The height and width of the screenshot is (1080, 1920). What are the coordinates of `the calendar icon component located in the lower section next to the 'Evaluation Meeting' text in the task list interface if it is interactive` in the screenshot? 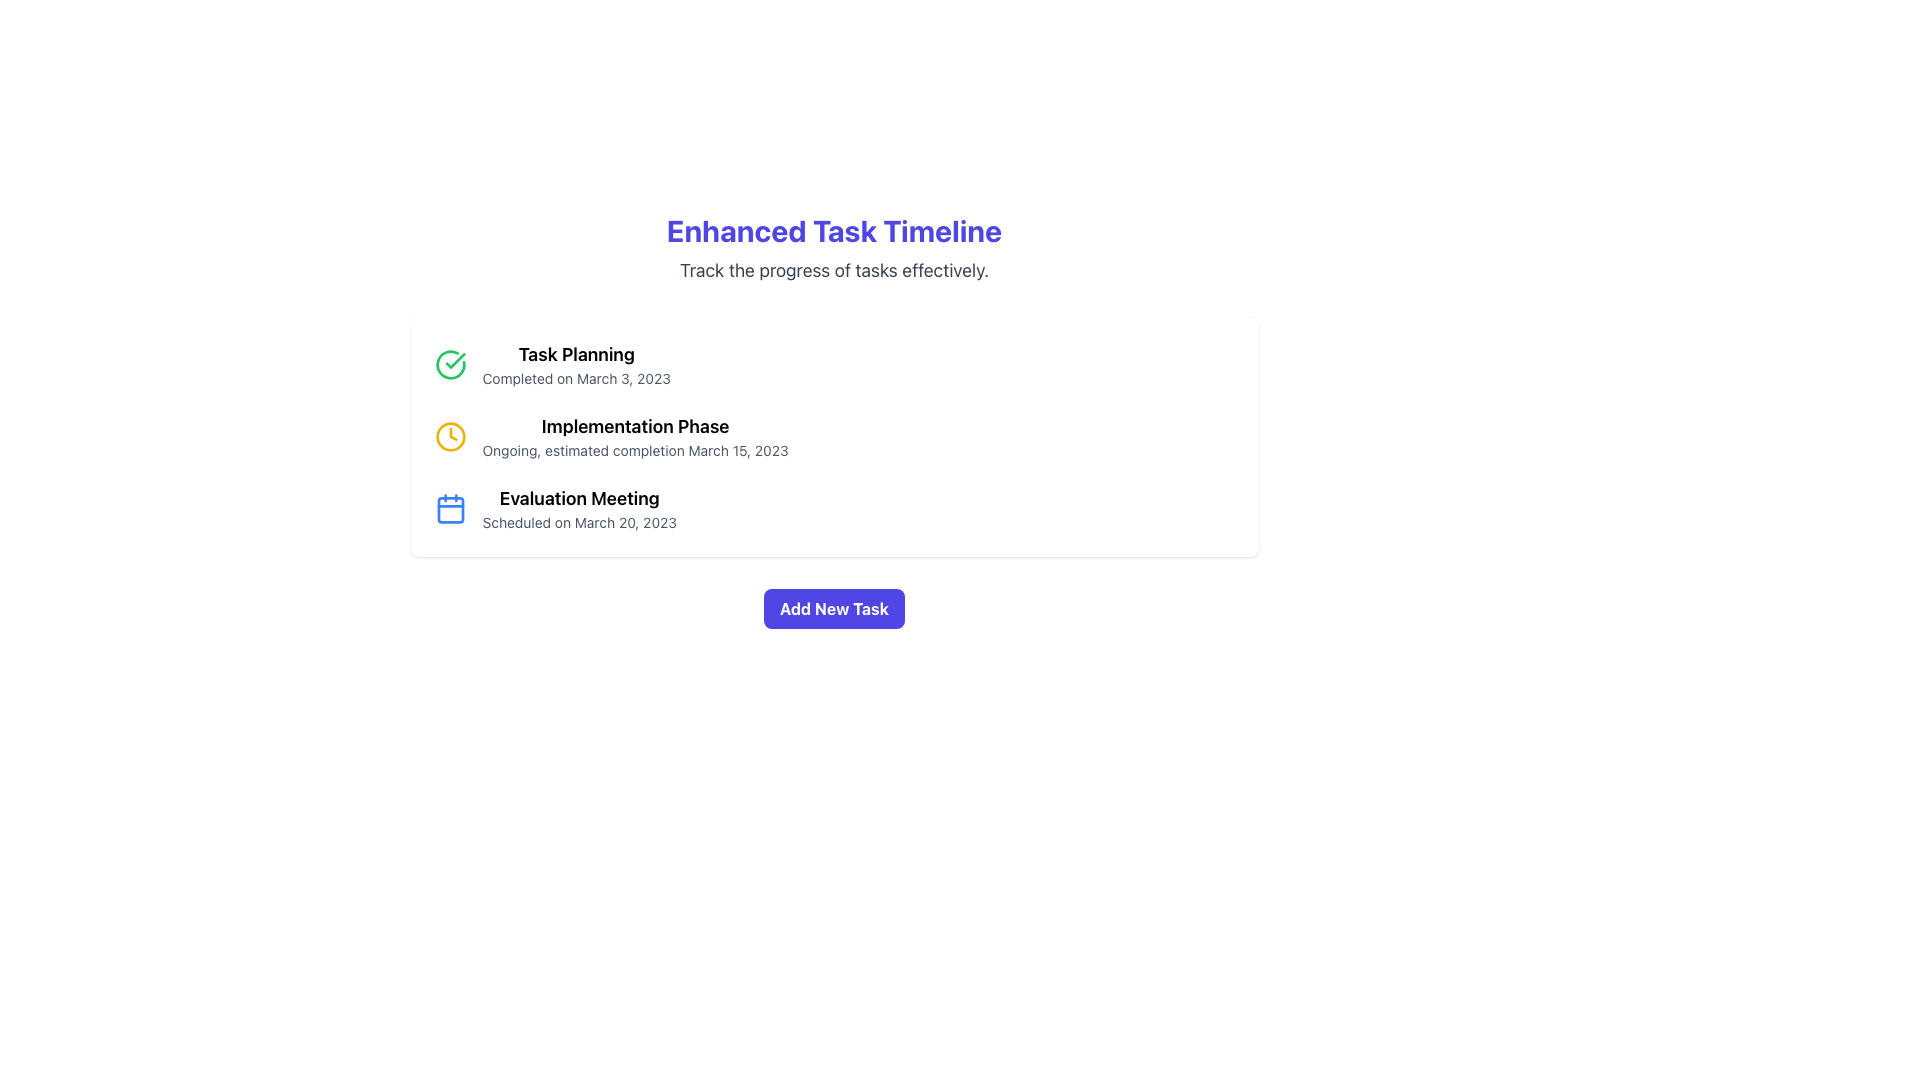 It's located at (449, 509).